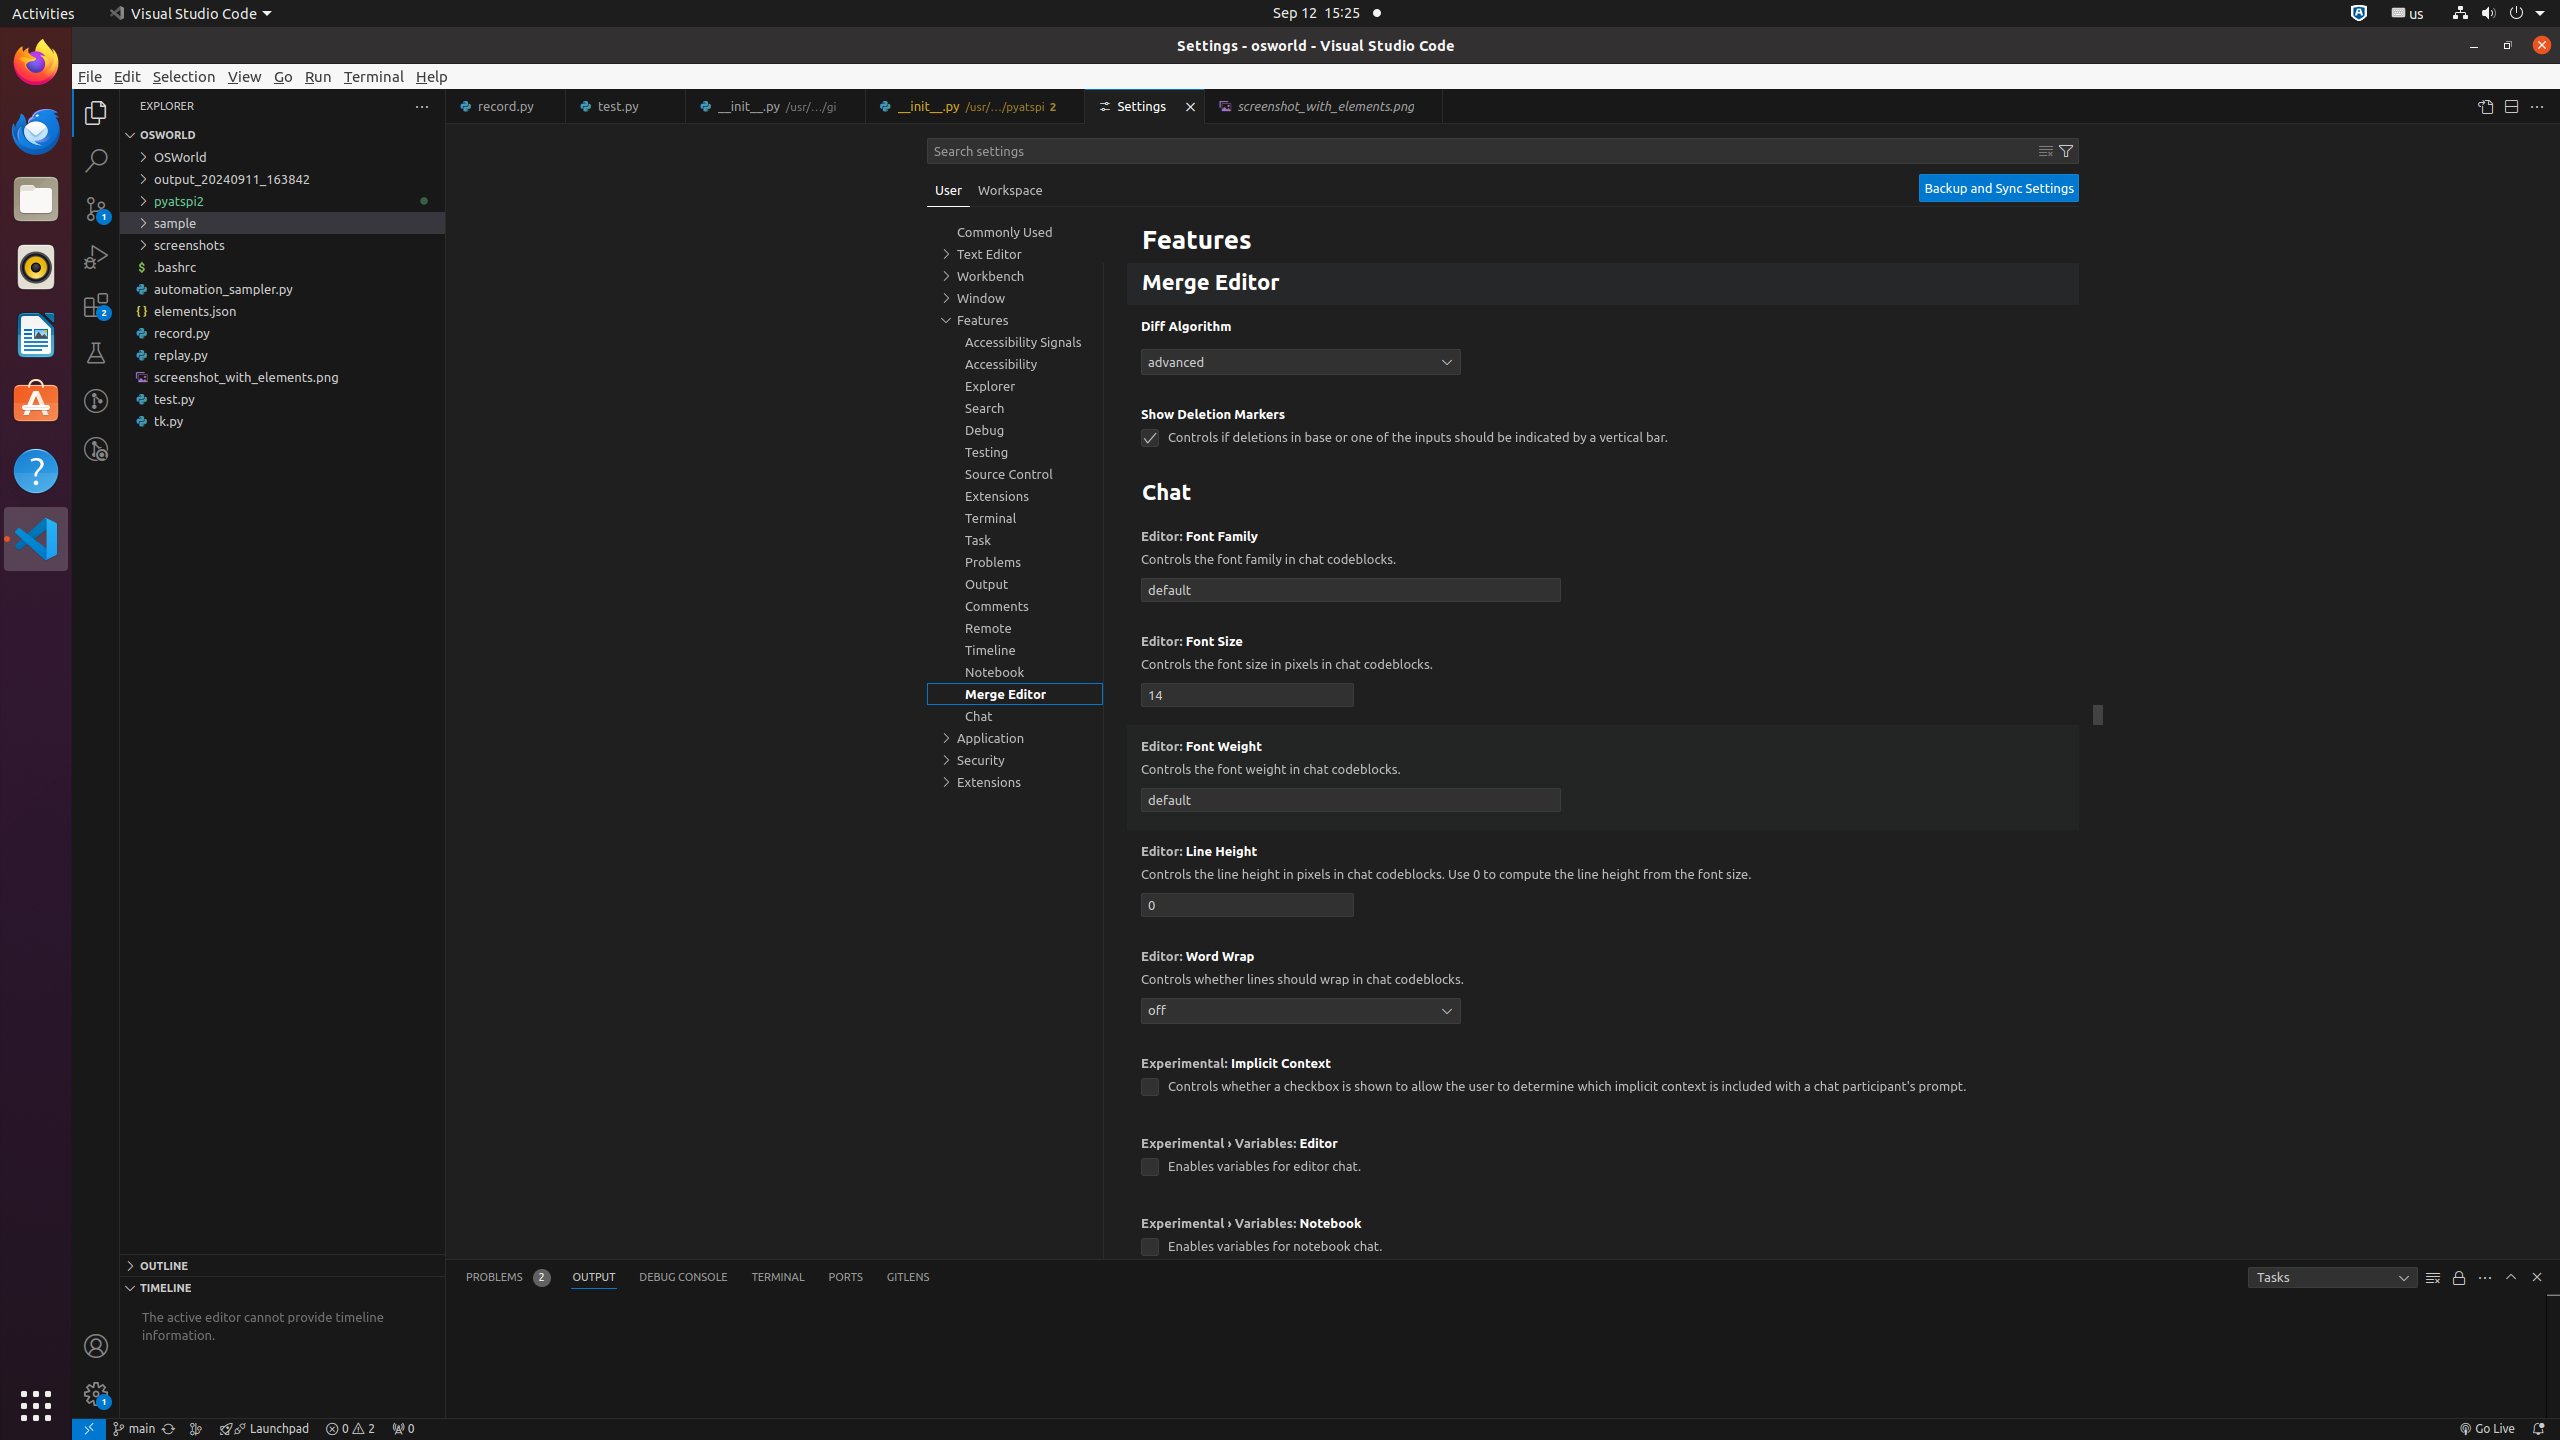  What do you see at coordinates (1015, 451) in the screenshot?
I see `'Testing, group'` at bounding box center [1015, 451].